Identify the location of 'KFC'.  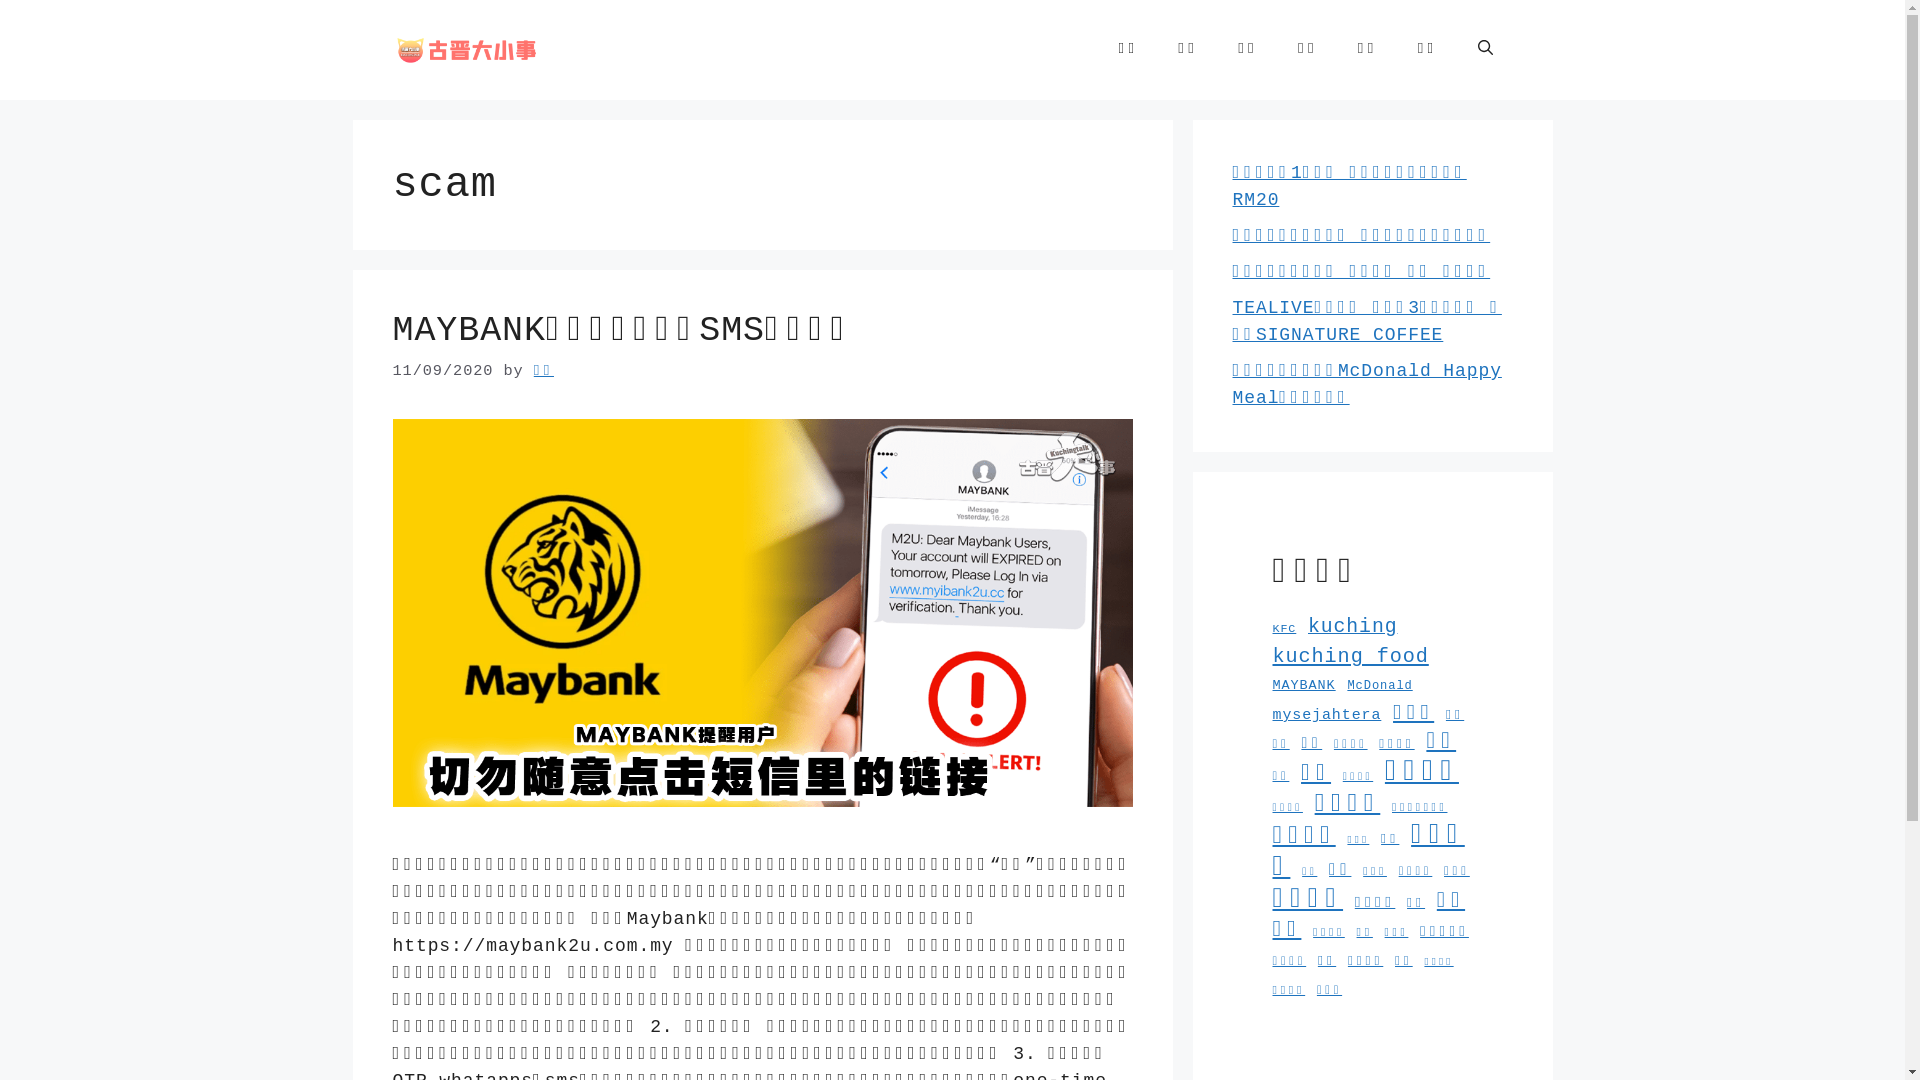
(1283, 627).